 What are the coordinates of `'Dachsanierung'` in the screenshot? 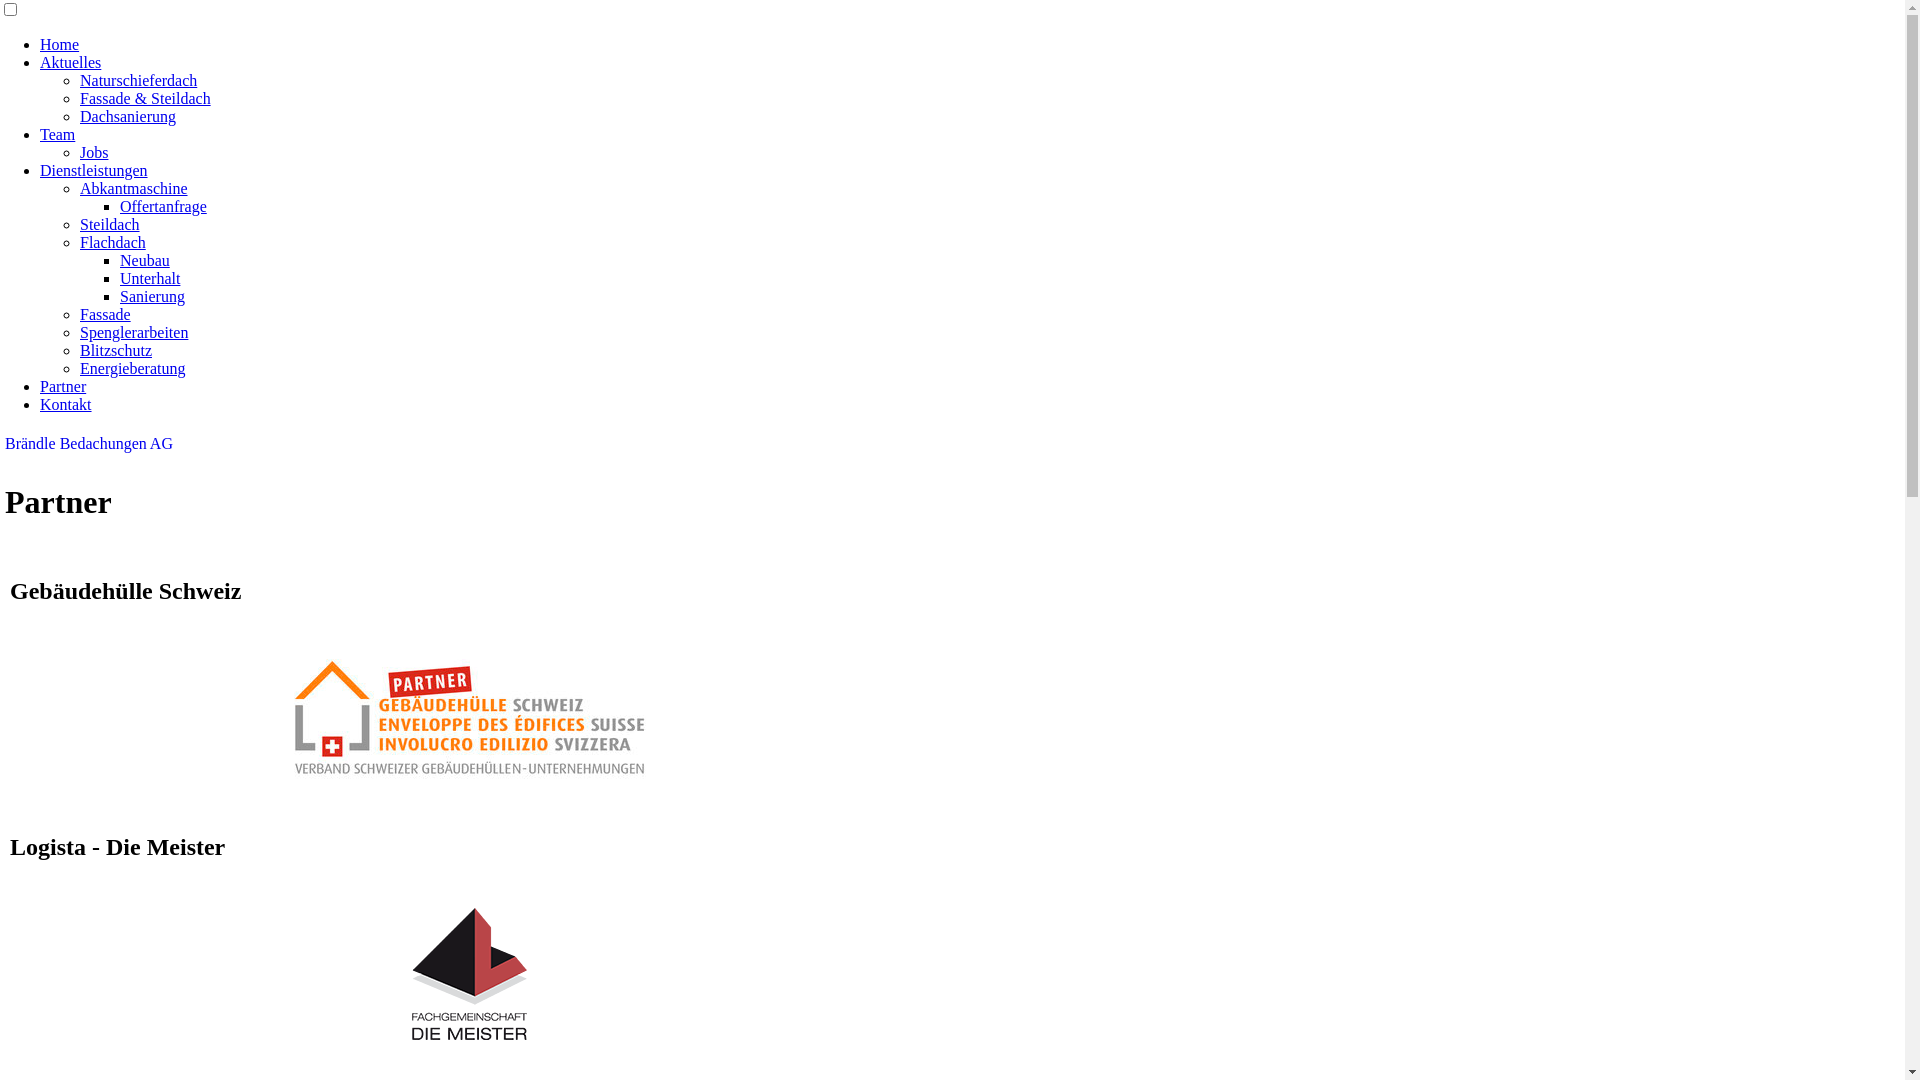 It's located at (127, 116).